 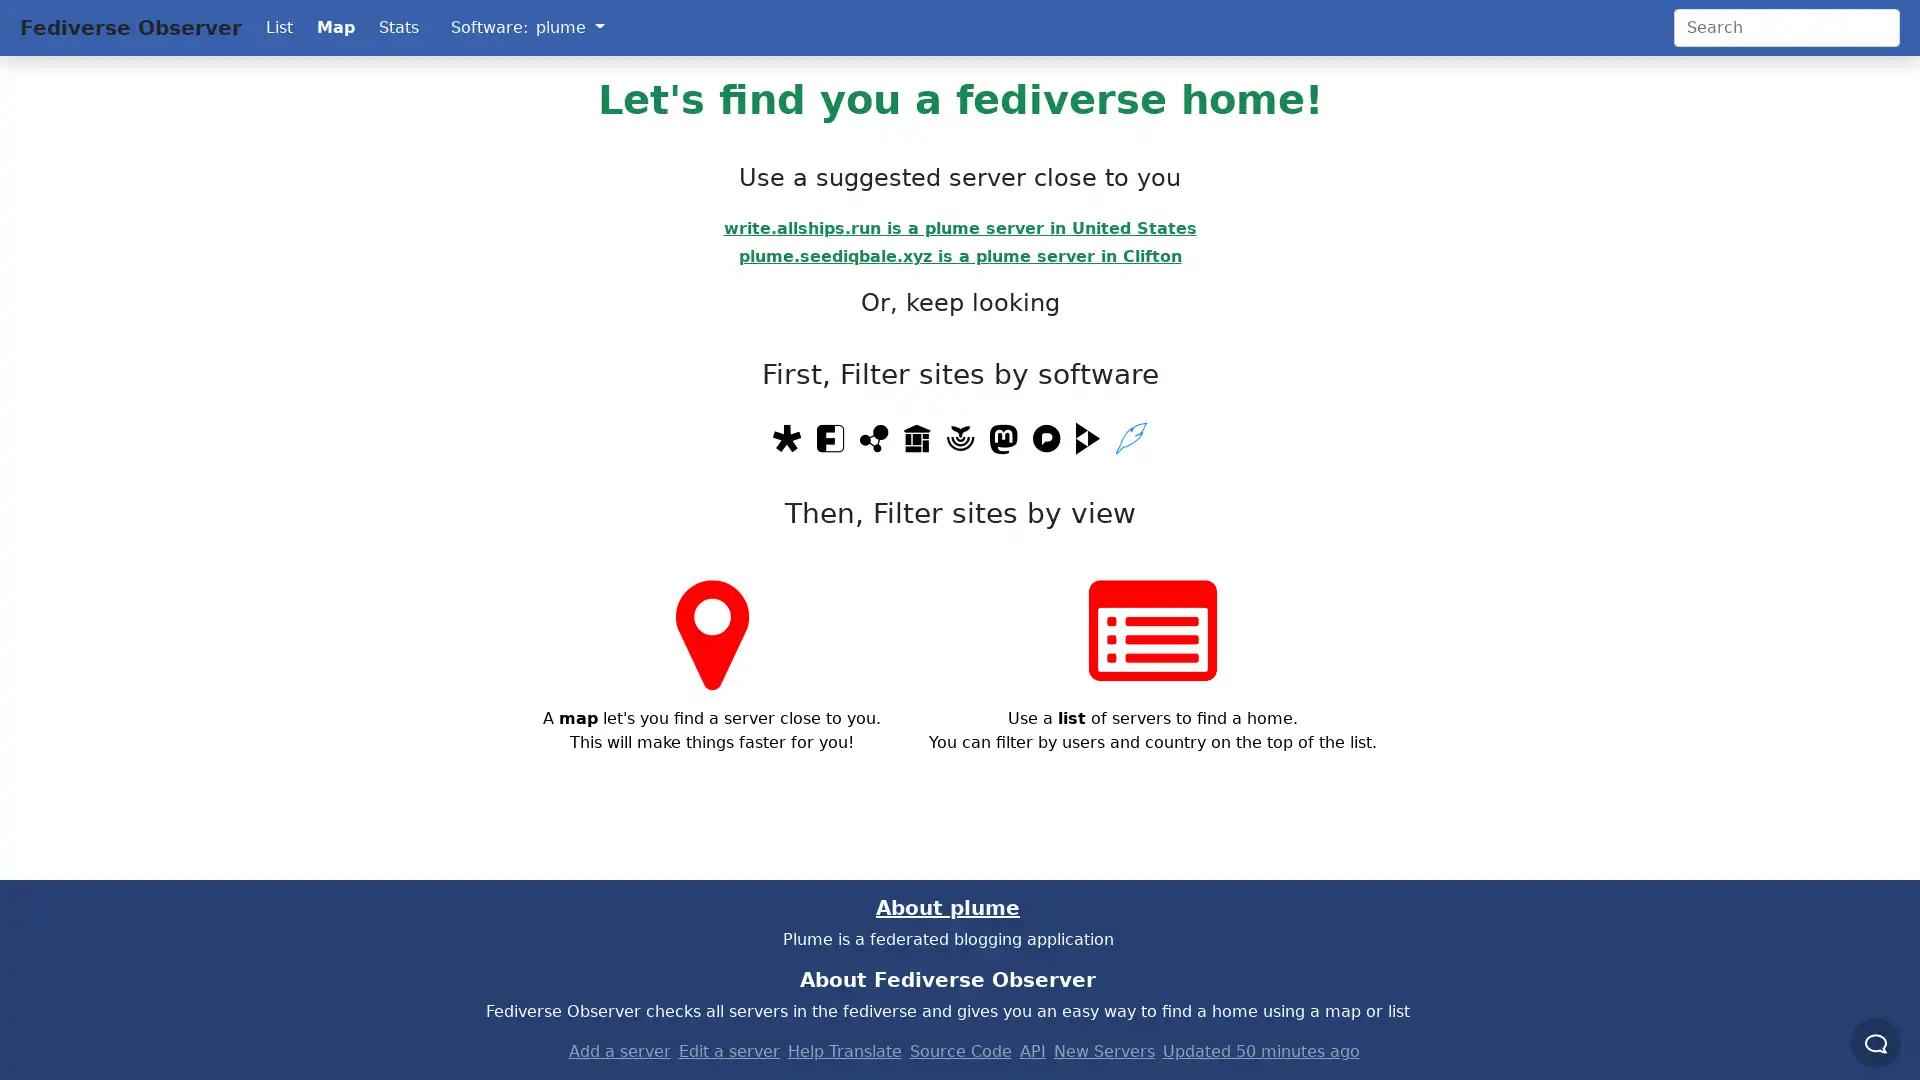 What do you see at coordinates (569, 27) in the screenshot?
I see `plume` at bounding box center [569, 27].